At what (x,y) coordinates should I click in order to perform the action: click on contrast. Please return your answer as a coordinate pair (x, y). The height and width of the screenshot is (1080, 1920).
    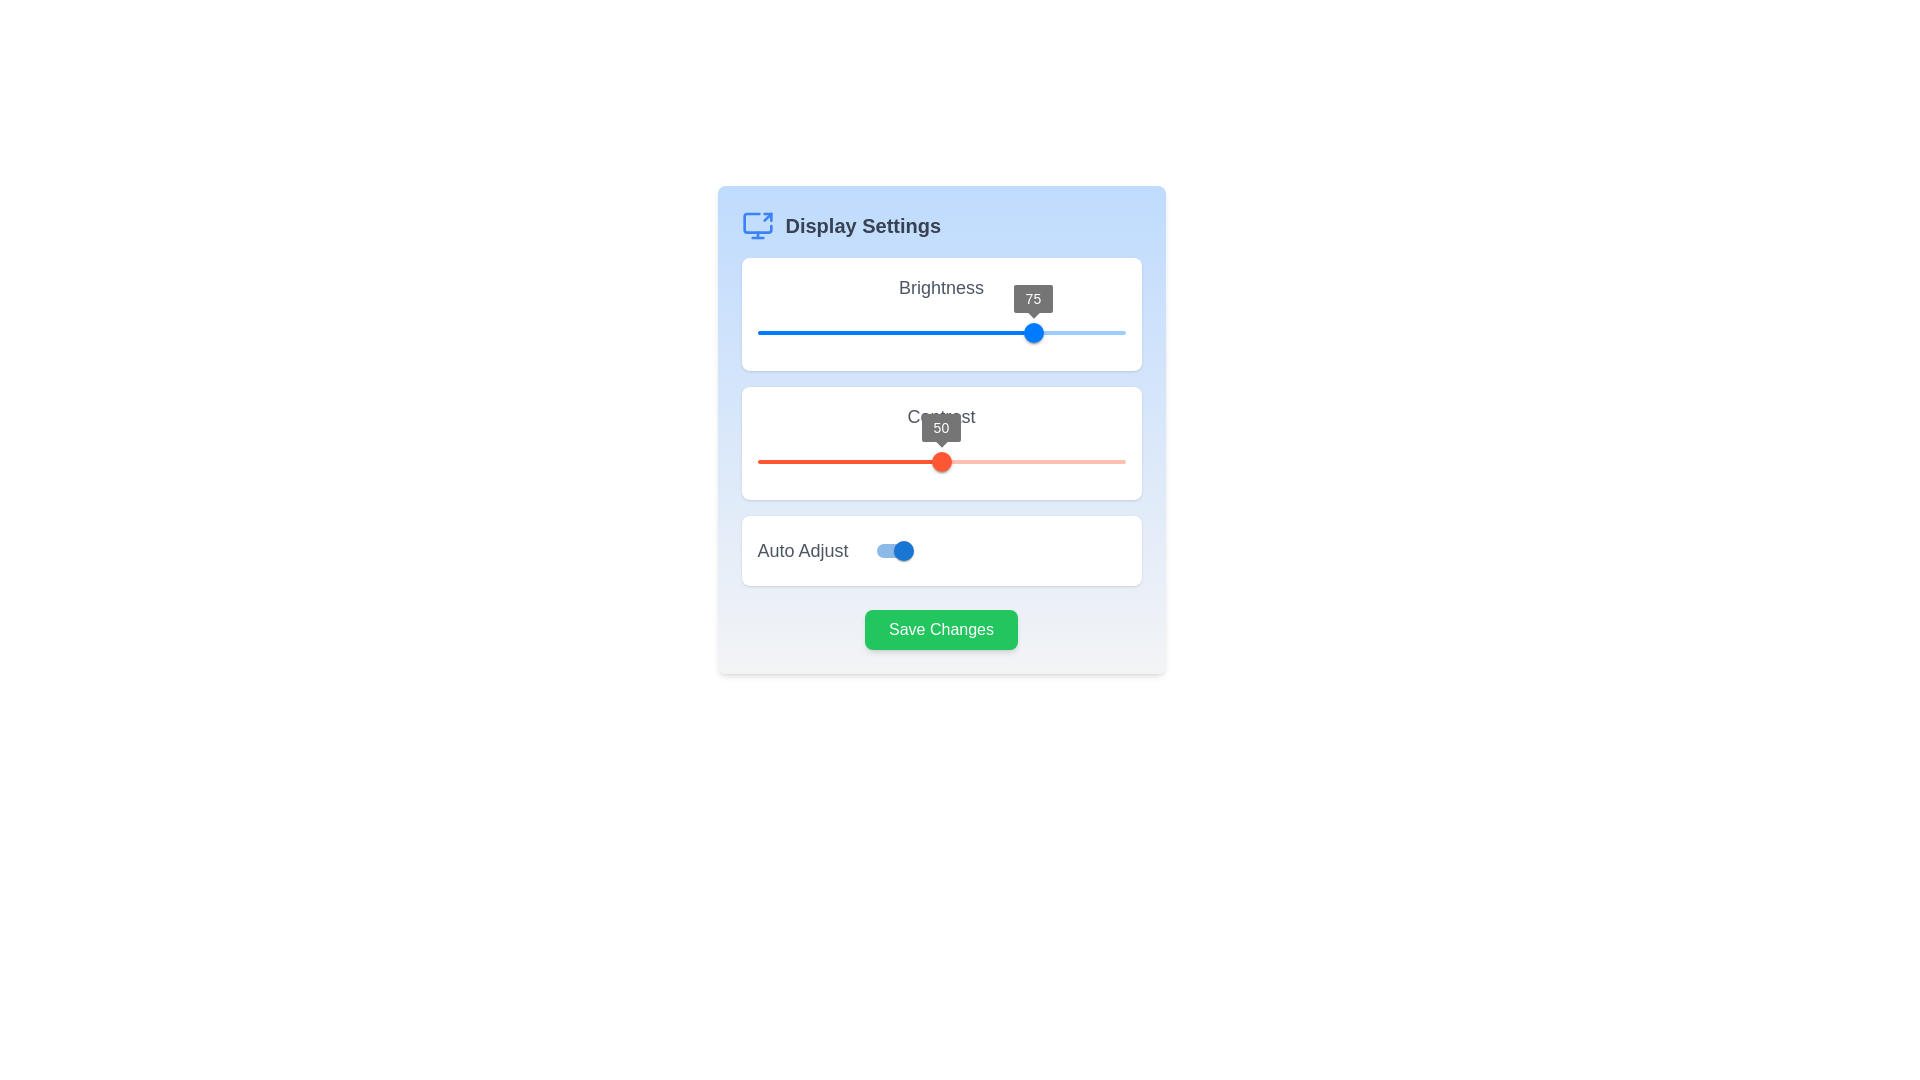
    Looking at the image, I should click on (1011, 462).